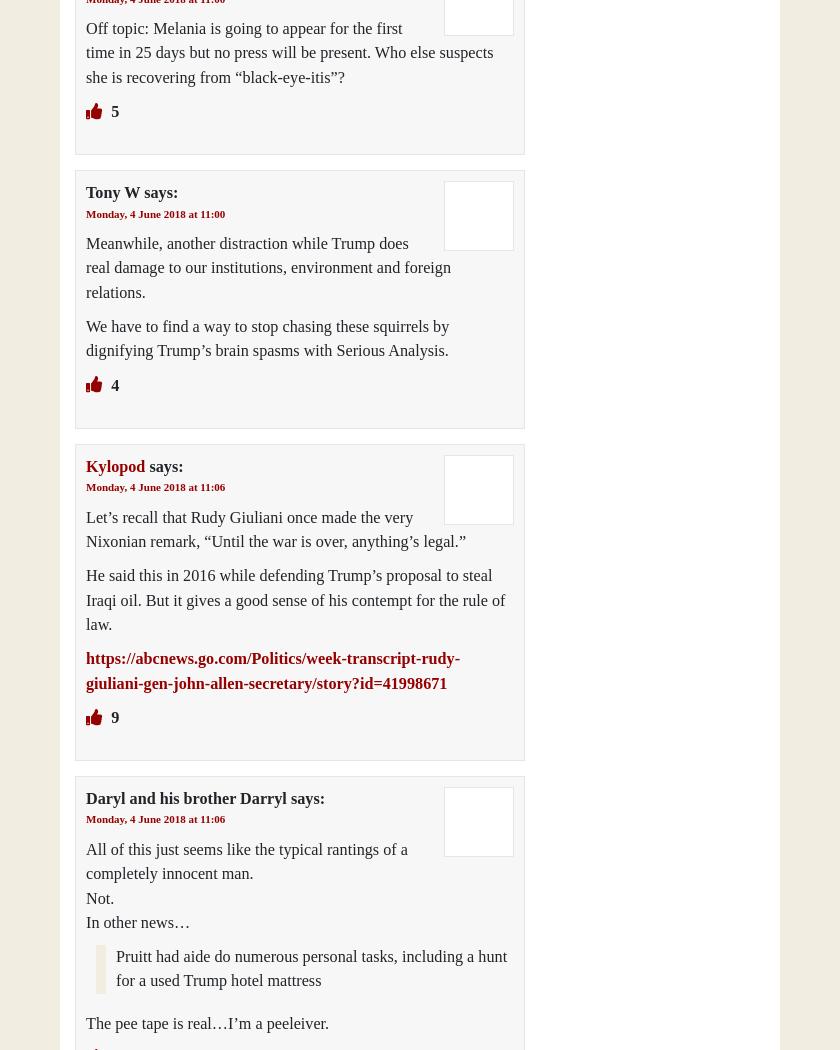  Describe the element at coordinates (113, 716) in the screenshot. I see `'9'` at that location.